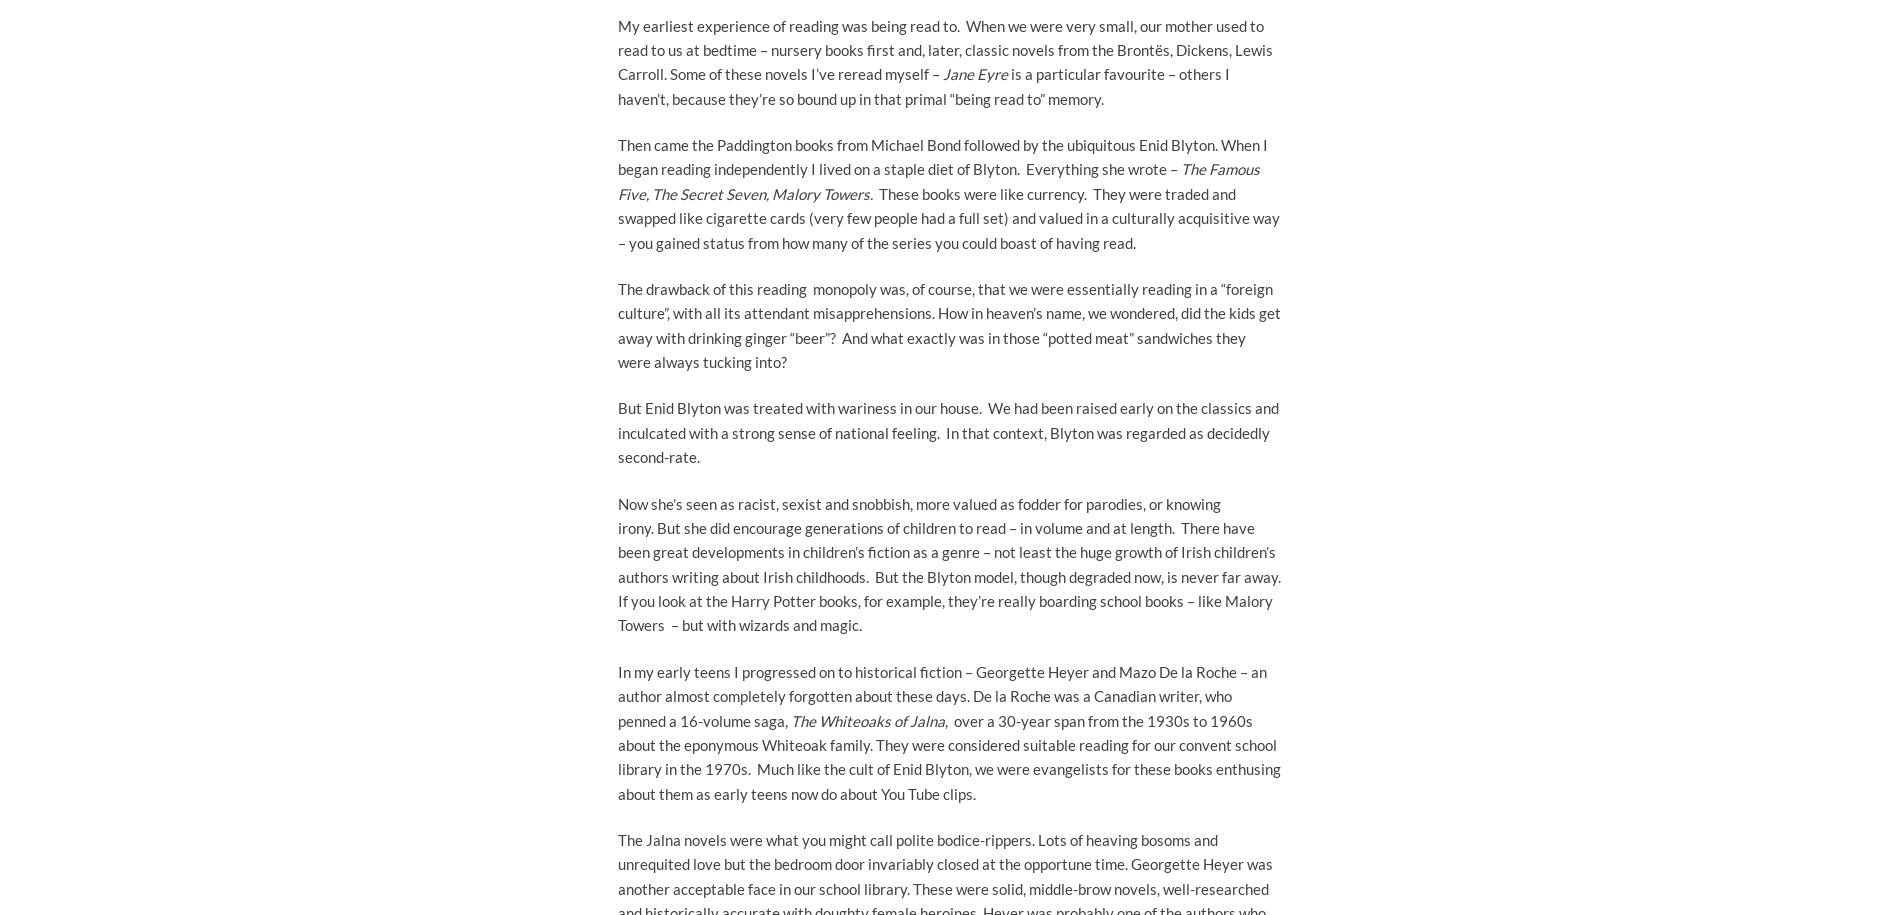  Describe the element at coordinates (866, 720) in the screenshot. I see `'The Whiteoaks of Jalna'` at that location.